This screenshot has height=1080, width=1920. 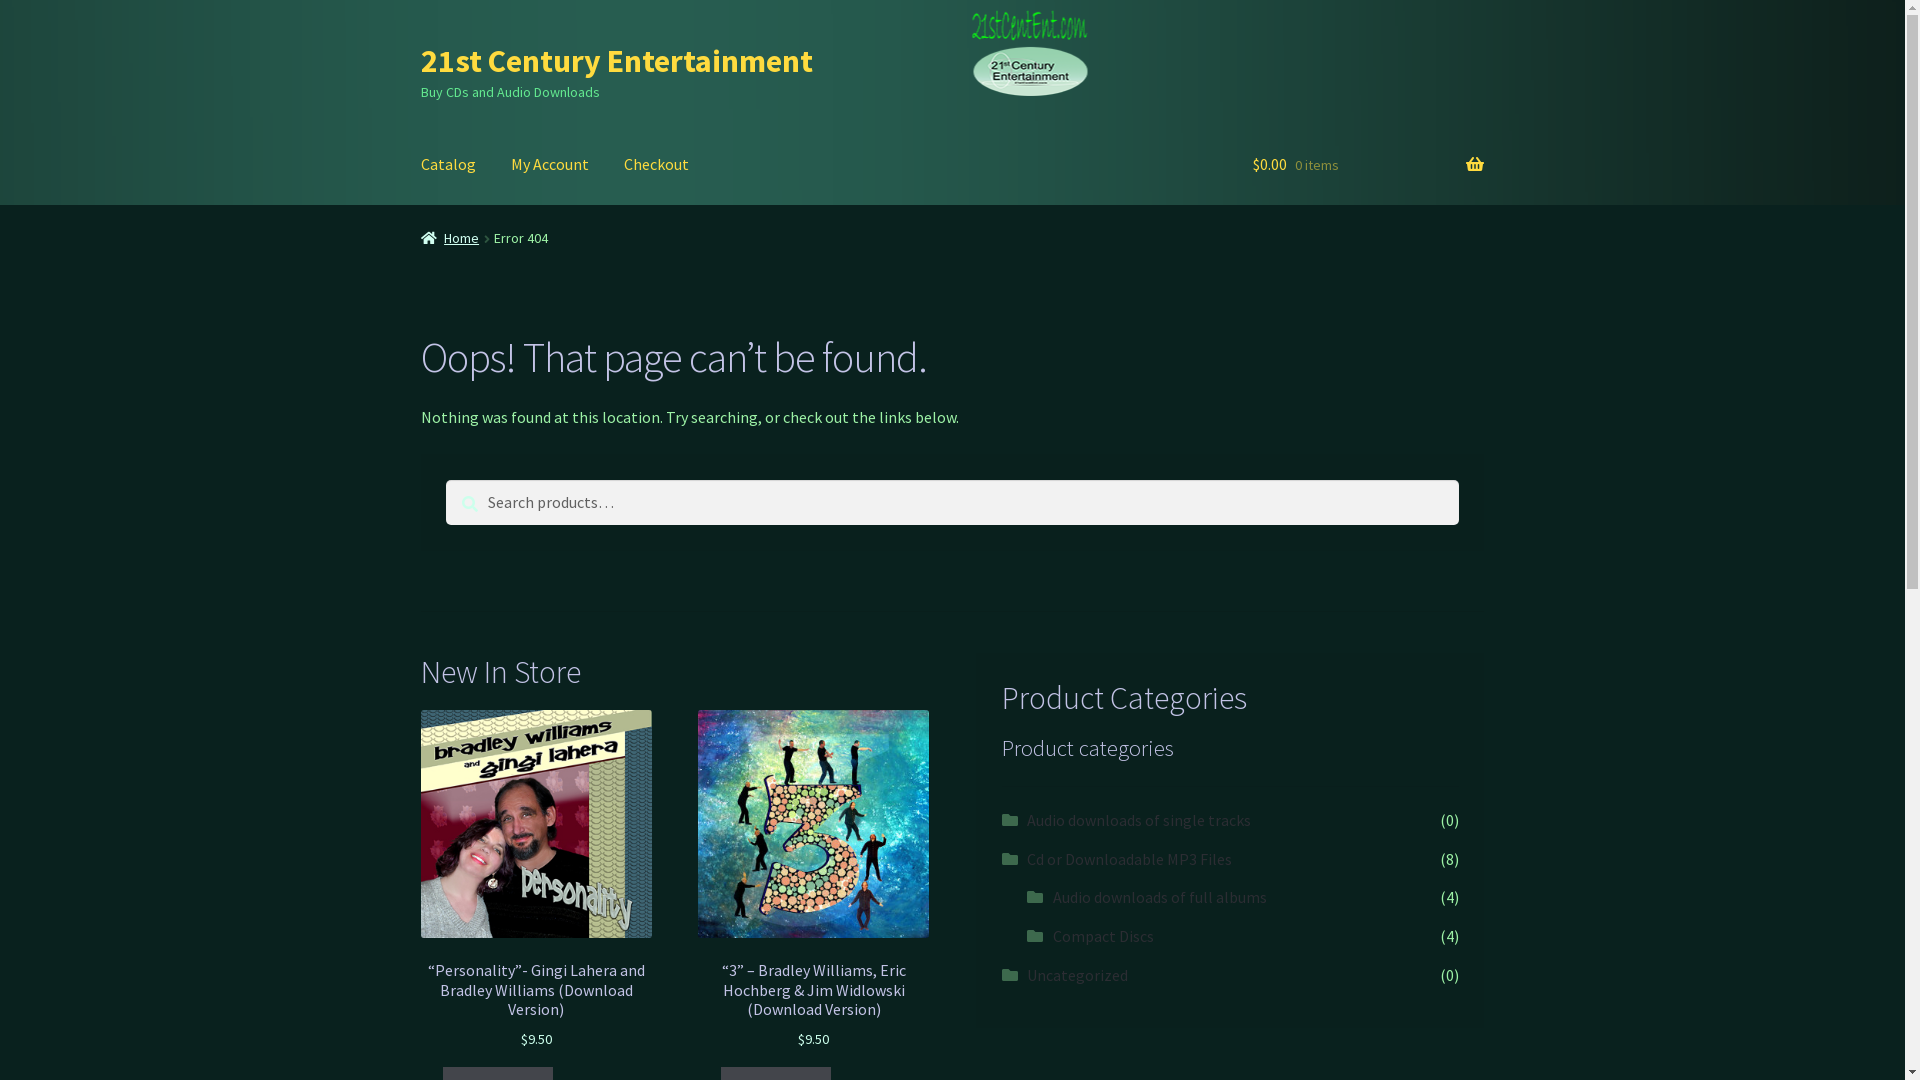 What do you see at coordinates (419, 41) in the screenshot?
I see `'Skip to navigation'` at bounding box center [419, 41].